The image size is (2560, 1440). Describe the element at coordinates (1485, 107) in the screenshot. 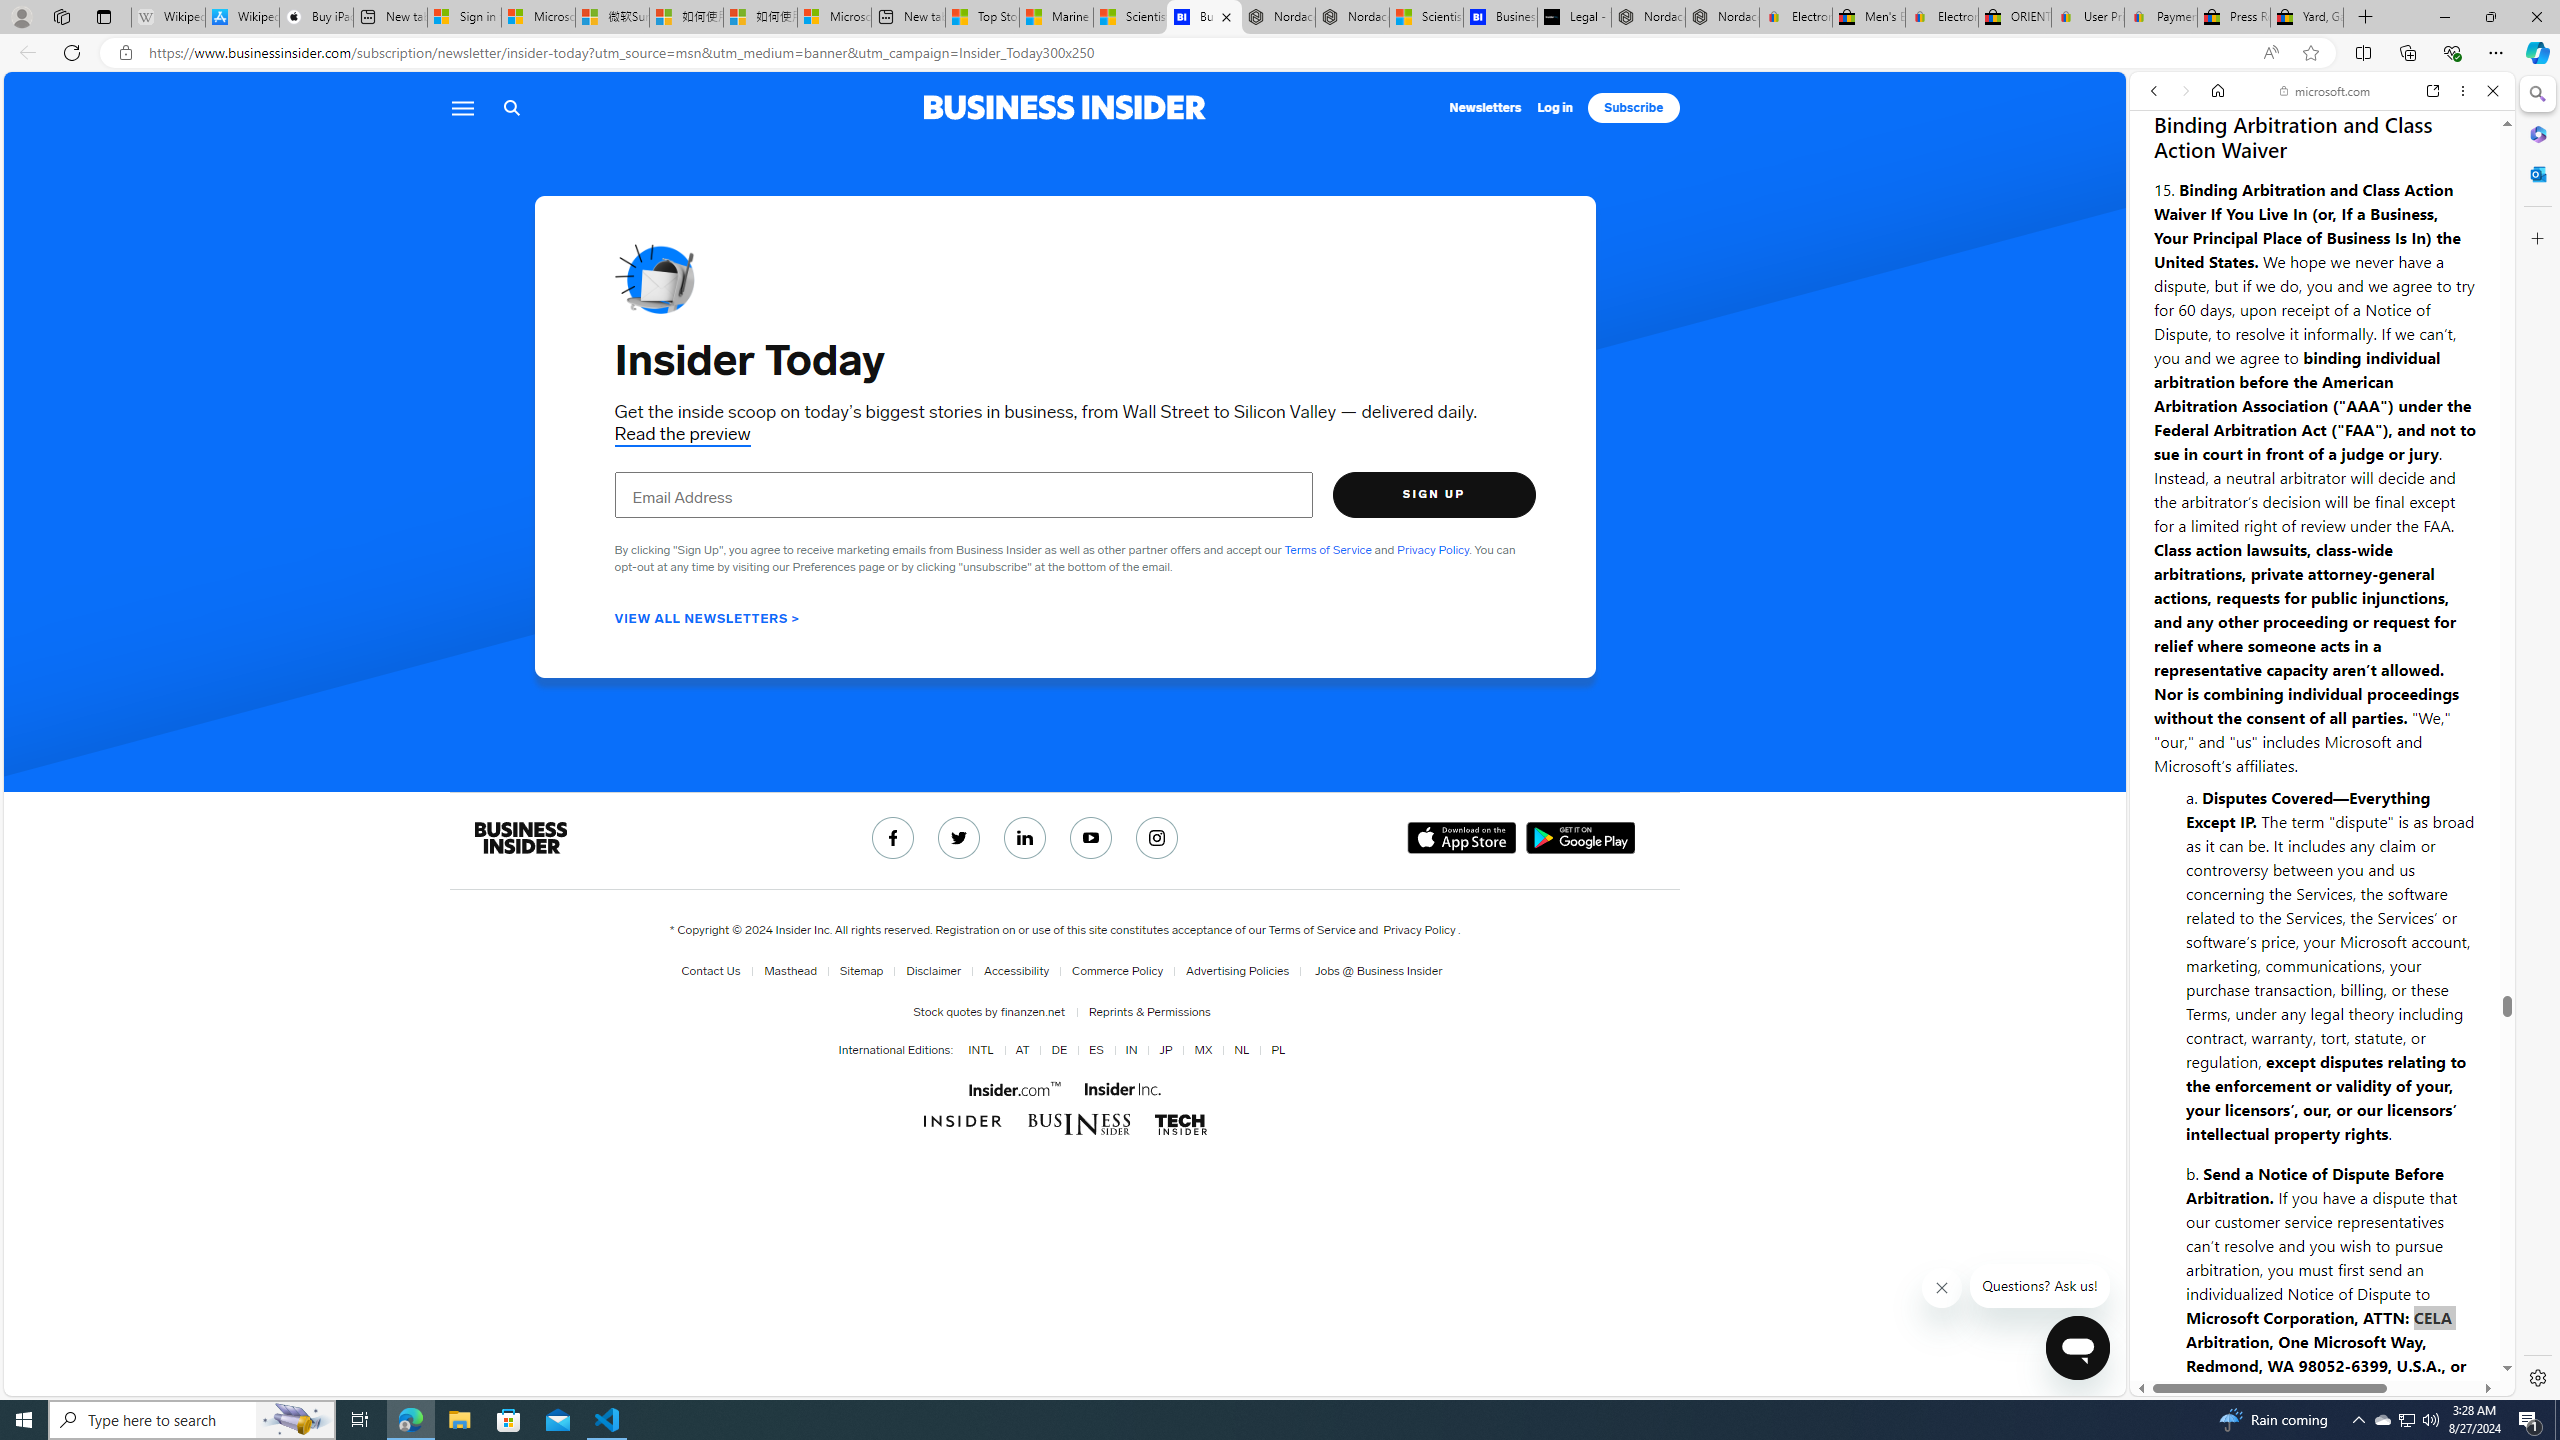

I see `'Newsletters'` at that location.